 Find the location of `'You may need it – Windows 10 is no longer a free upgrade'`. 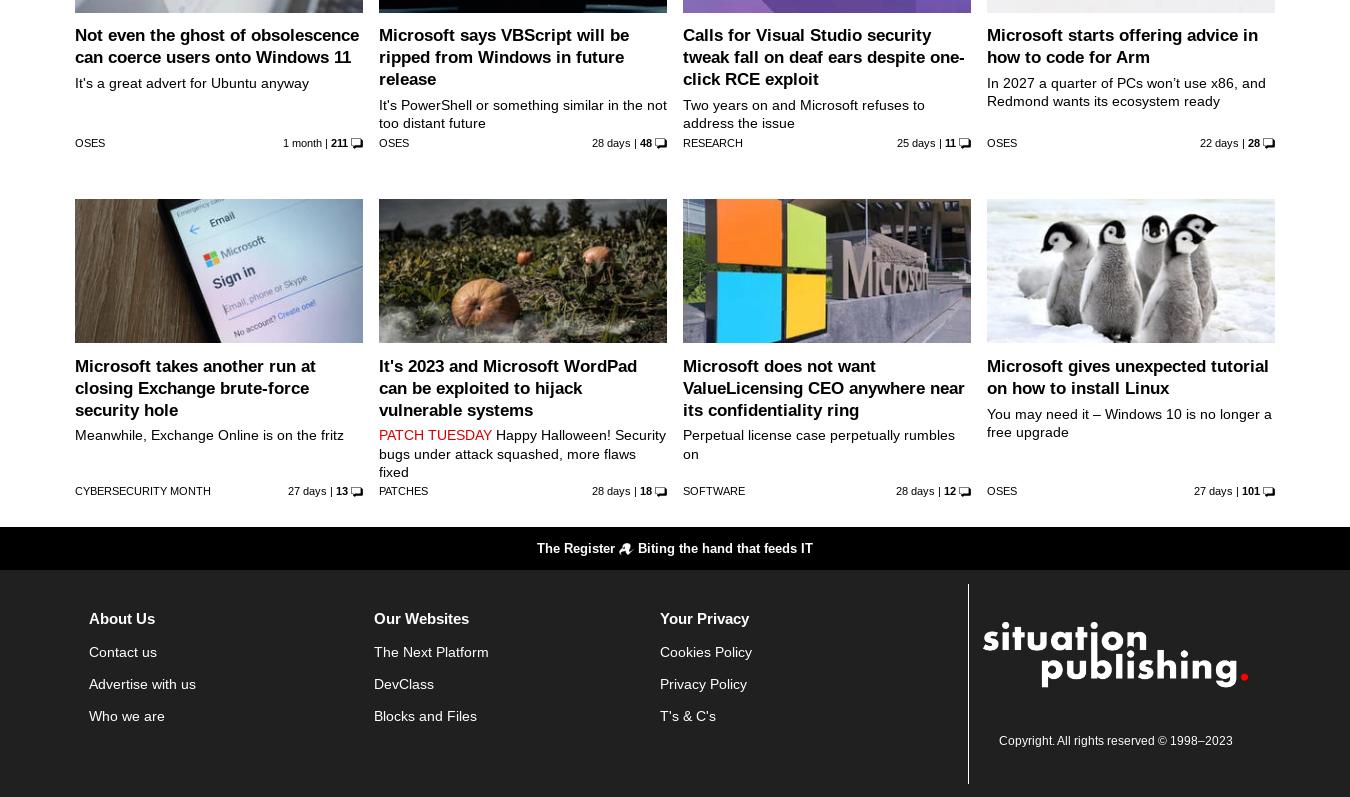

'You may need it – Windows 10 is no longer a free upgrade' is located at coordinates (1128, 422).